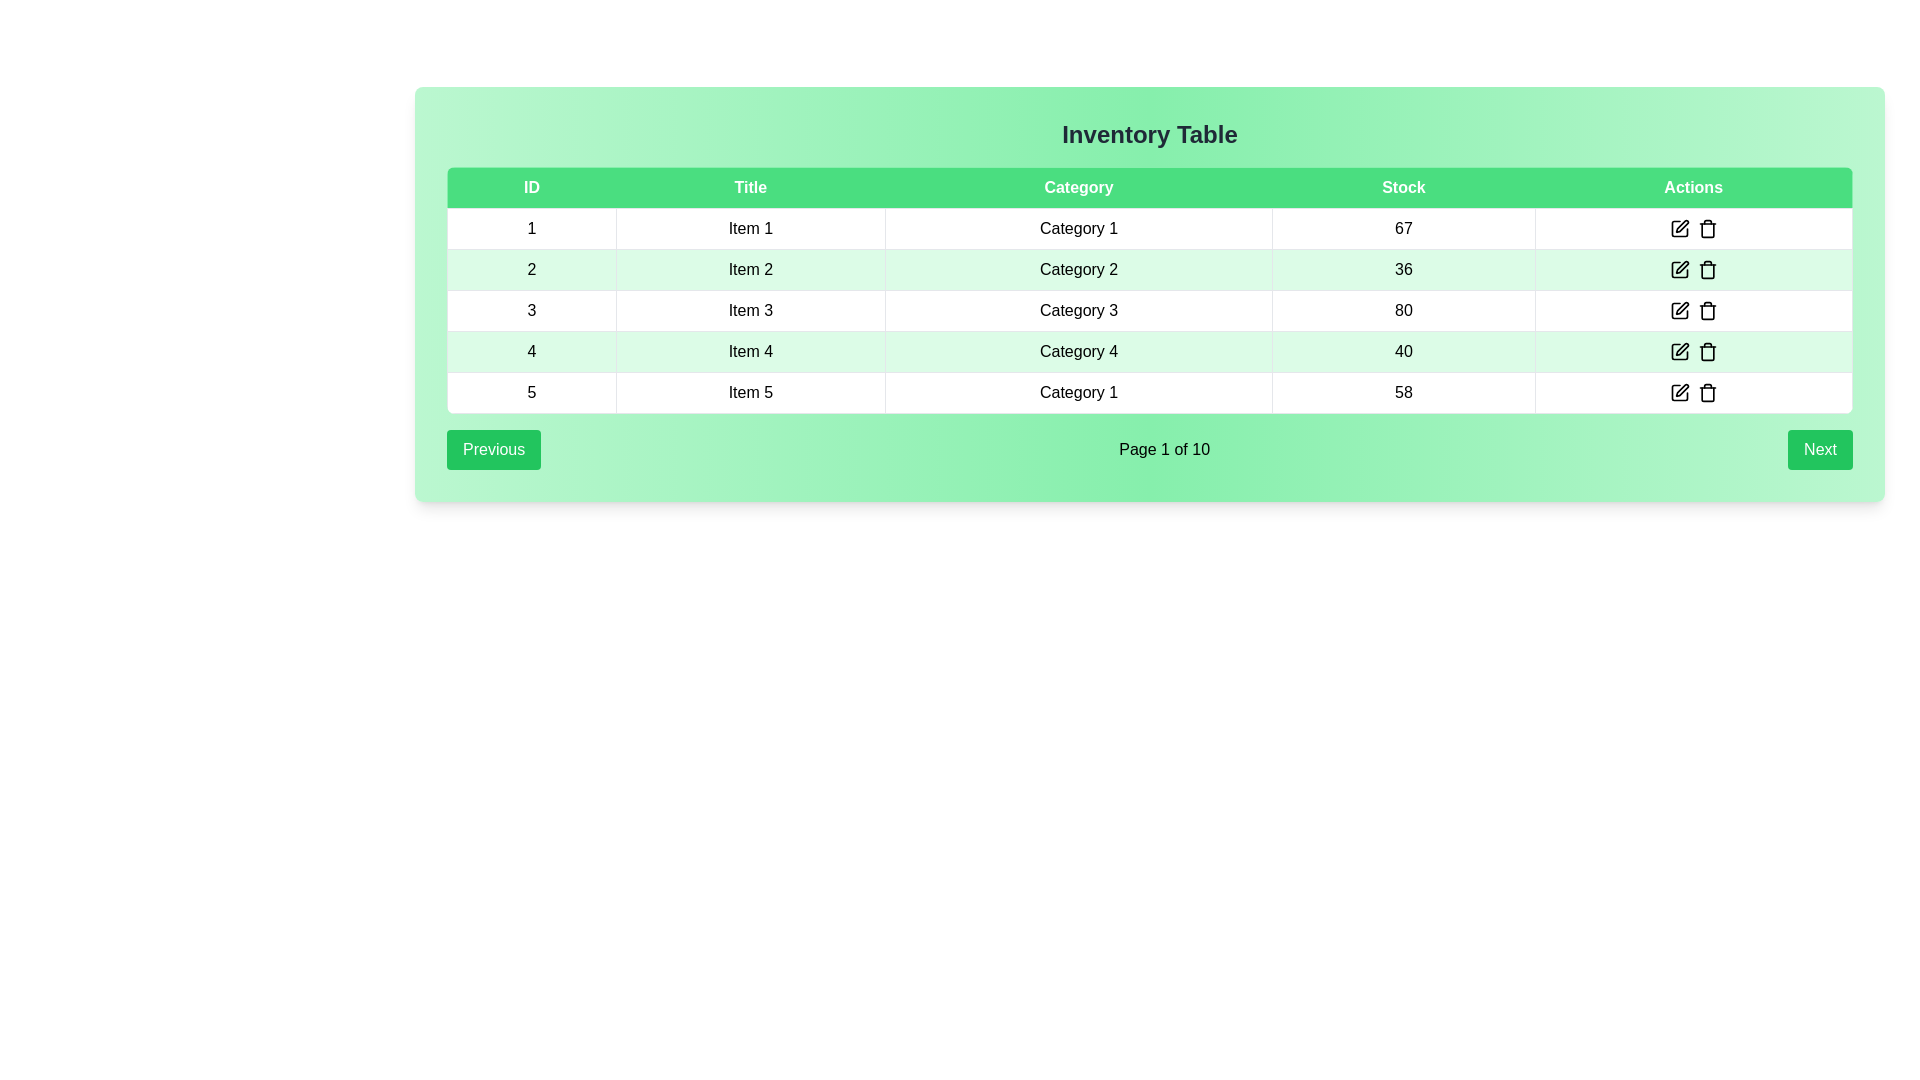  Describe the element at coordinates (1078, 350) in the screenshot. I see `the informational Text label representing the category of the fourth item in the table, located in the third column of the fourth row` at that location.